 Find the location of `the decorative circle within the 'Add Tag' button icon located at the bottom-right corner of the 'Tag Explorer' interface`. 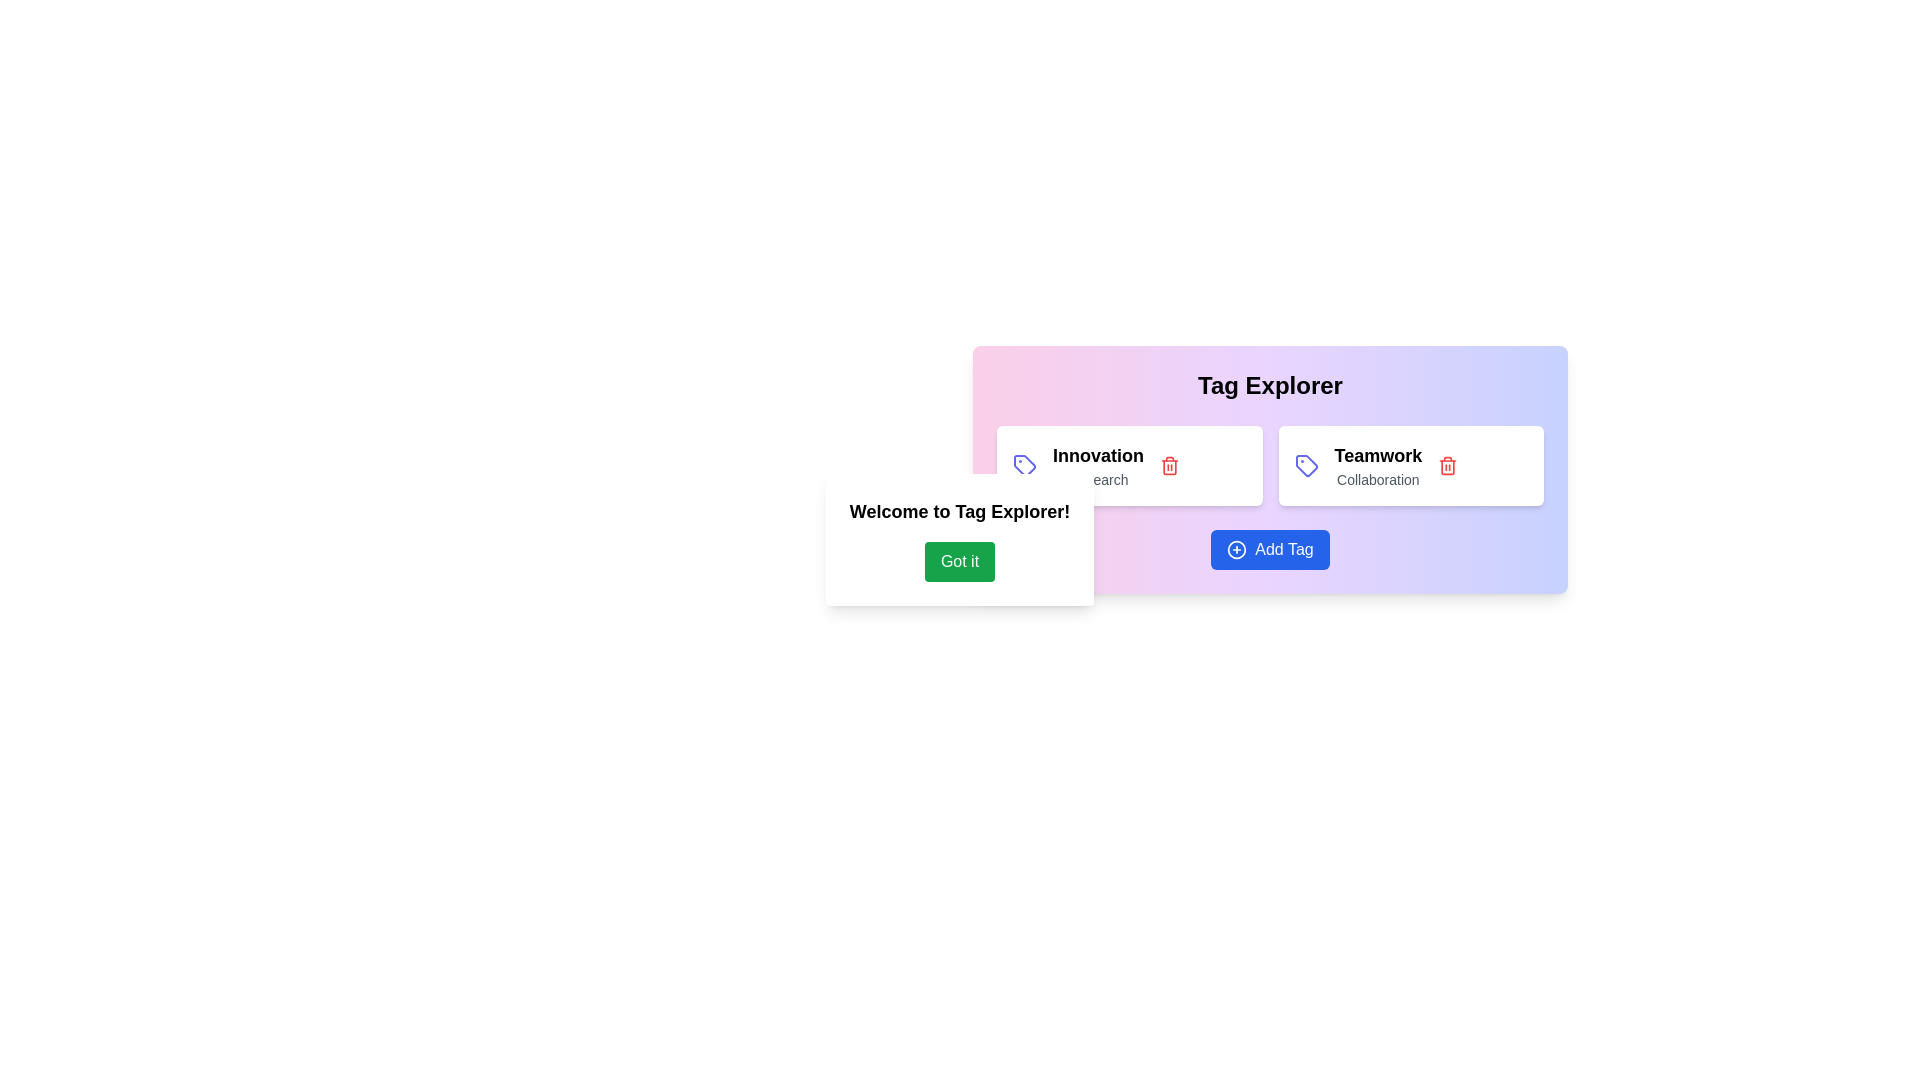

the decorative circle within the 'Add Tag' button icon located at the bottom-right corner of the 'Tag Explorer' interface is located at coordinates (1236, 550).